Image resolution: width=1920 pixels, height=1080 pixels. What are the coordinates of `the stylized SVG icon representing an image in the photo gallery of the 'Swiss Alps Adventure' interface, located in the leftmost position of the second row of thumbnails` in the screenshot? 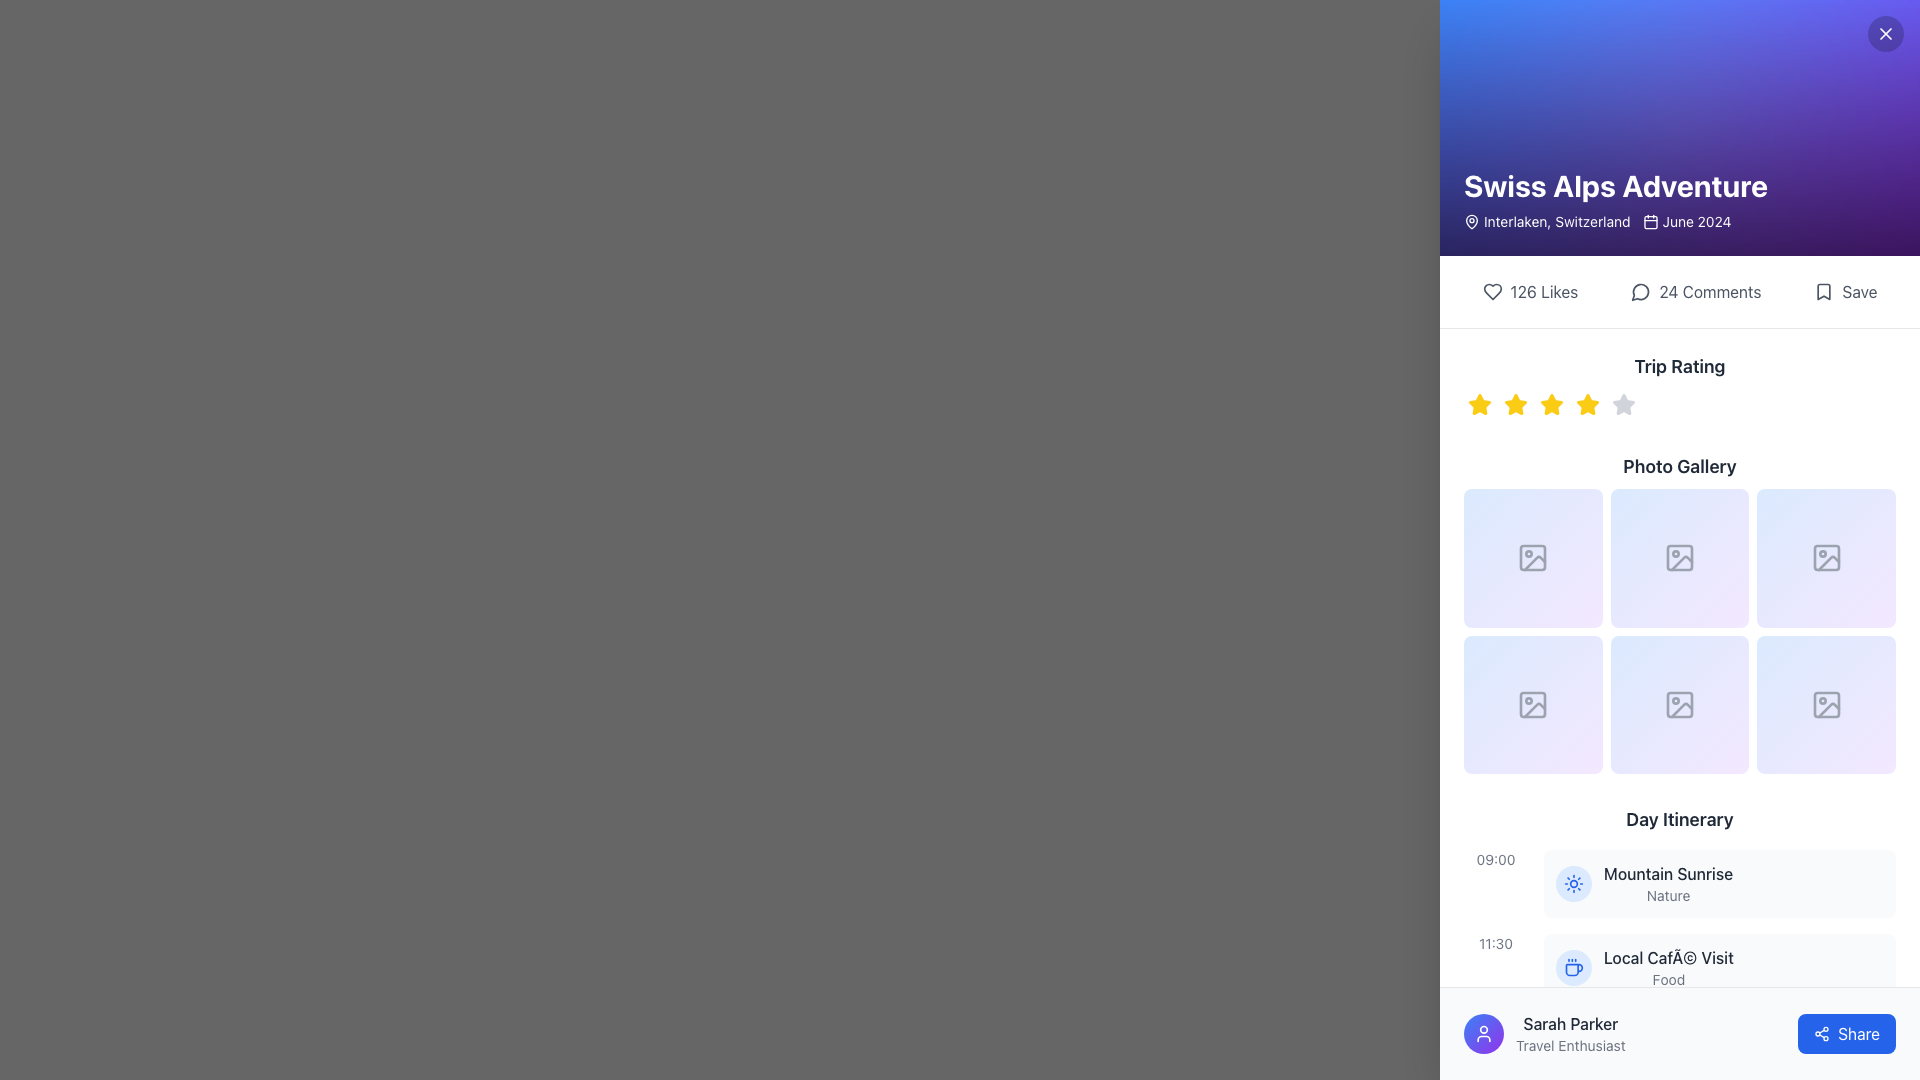 It's located at (1534, 709).